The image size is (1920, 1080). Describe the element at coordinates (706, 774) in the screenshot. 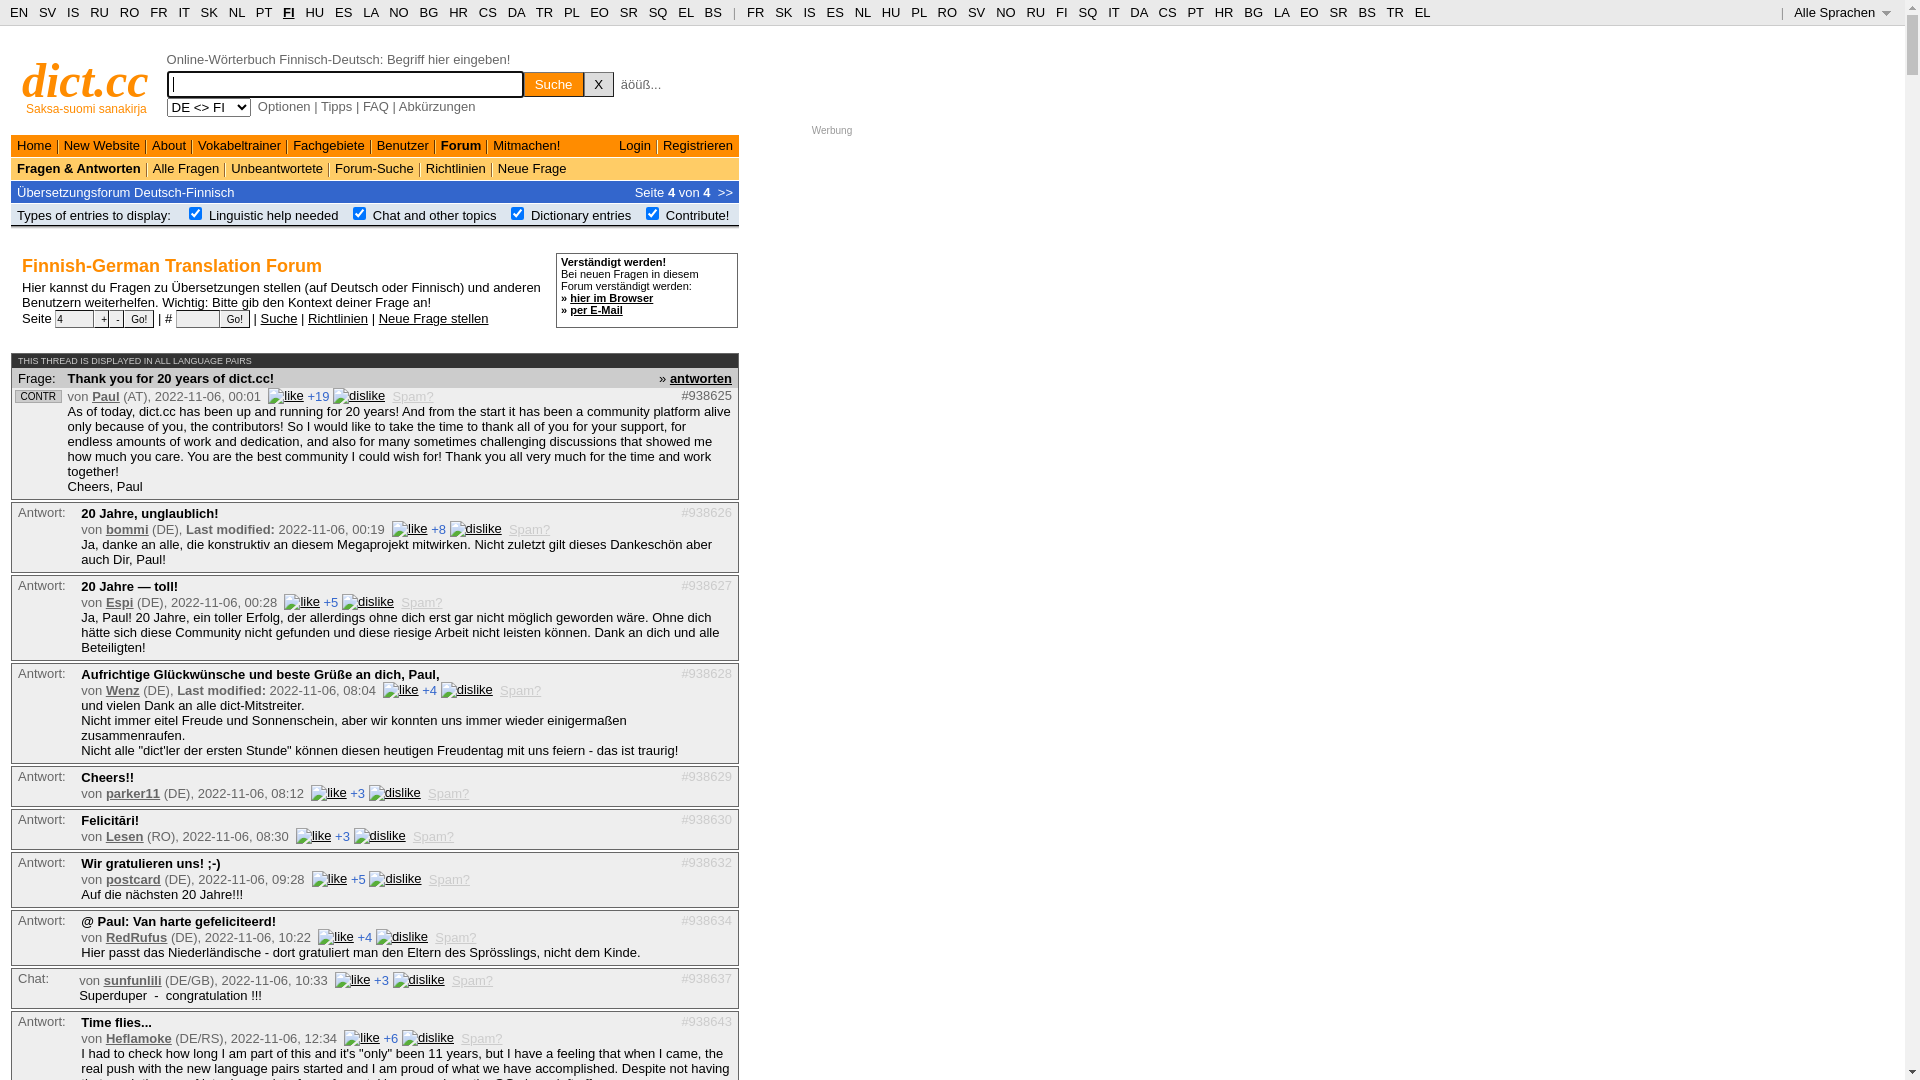

I see `'#938629'` at that location.